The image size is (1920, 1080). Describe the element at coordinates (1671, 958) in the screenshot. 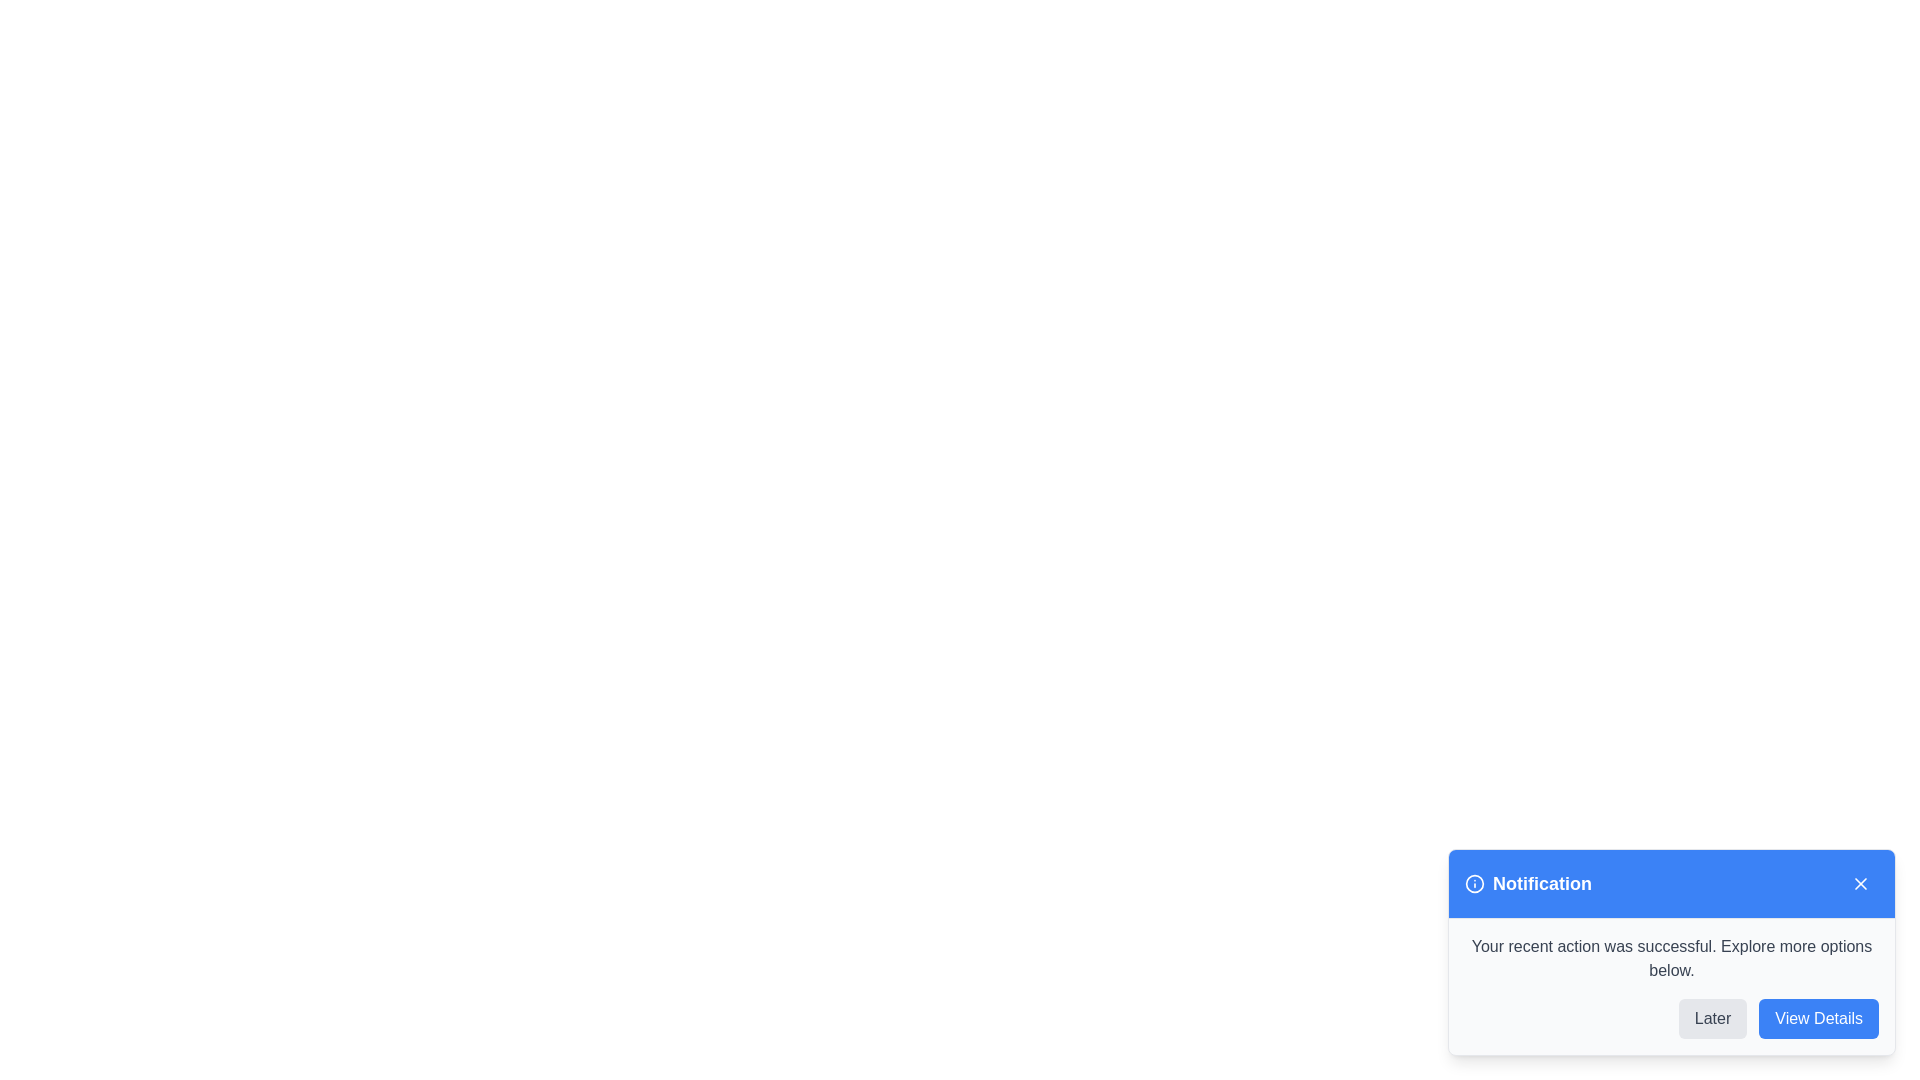

I see `message displayed in the gray text label that states 'Your recent action was successful. Explore more options below.'` at that location.